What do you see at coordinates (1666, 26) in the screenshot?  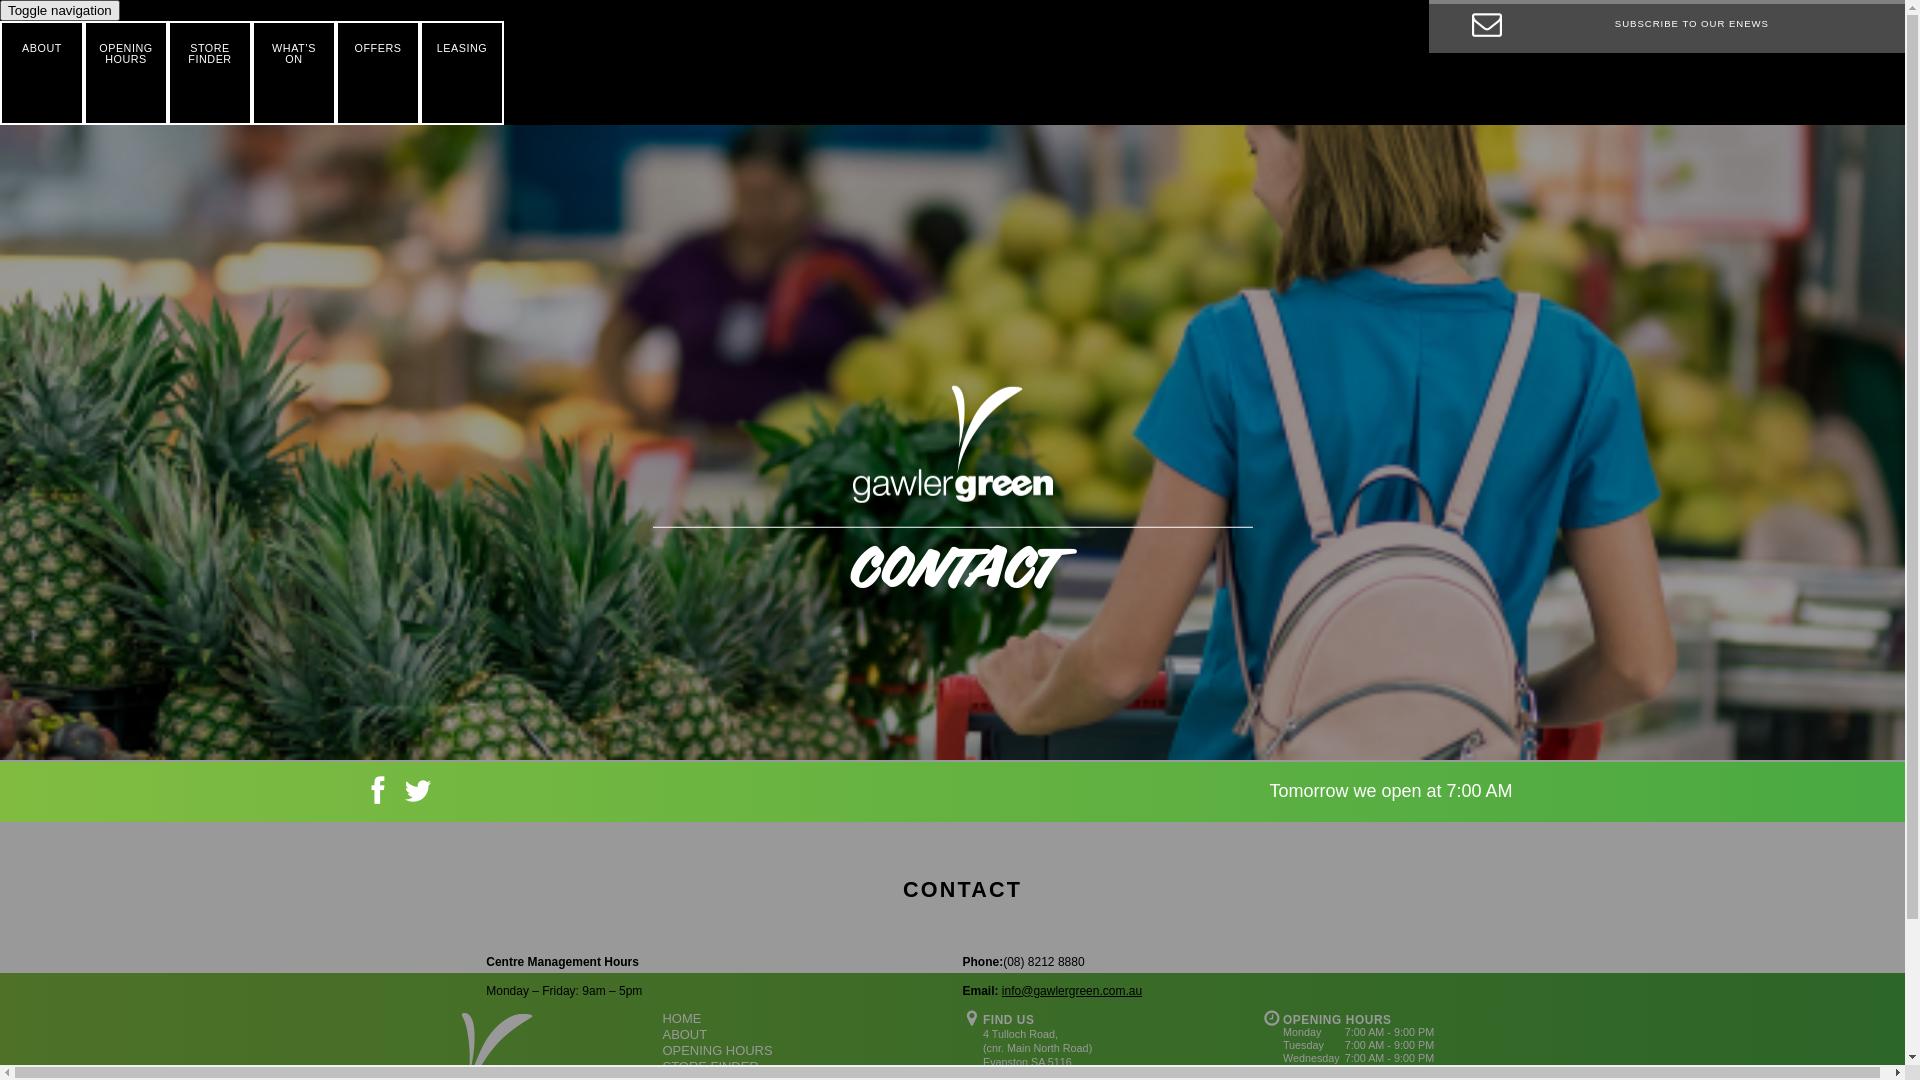 I see `'SUBSCRIBE TO OUR ENEWS'` at bounding box center [1666, 26].